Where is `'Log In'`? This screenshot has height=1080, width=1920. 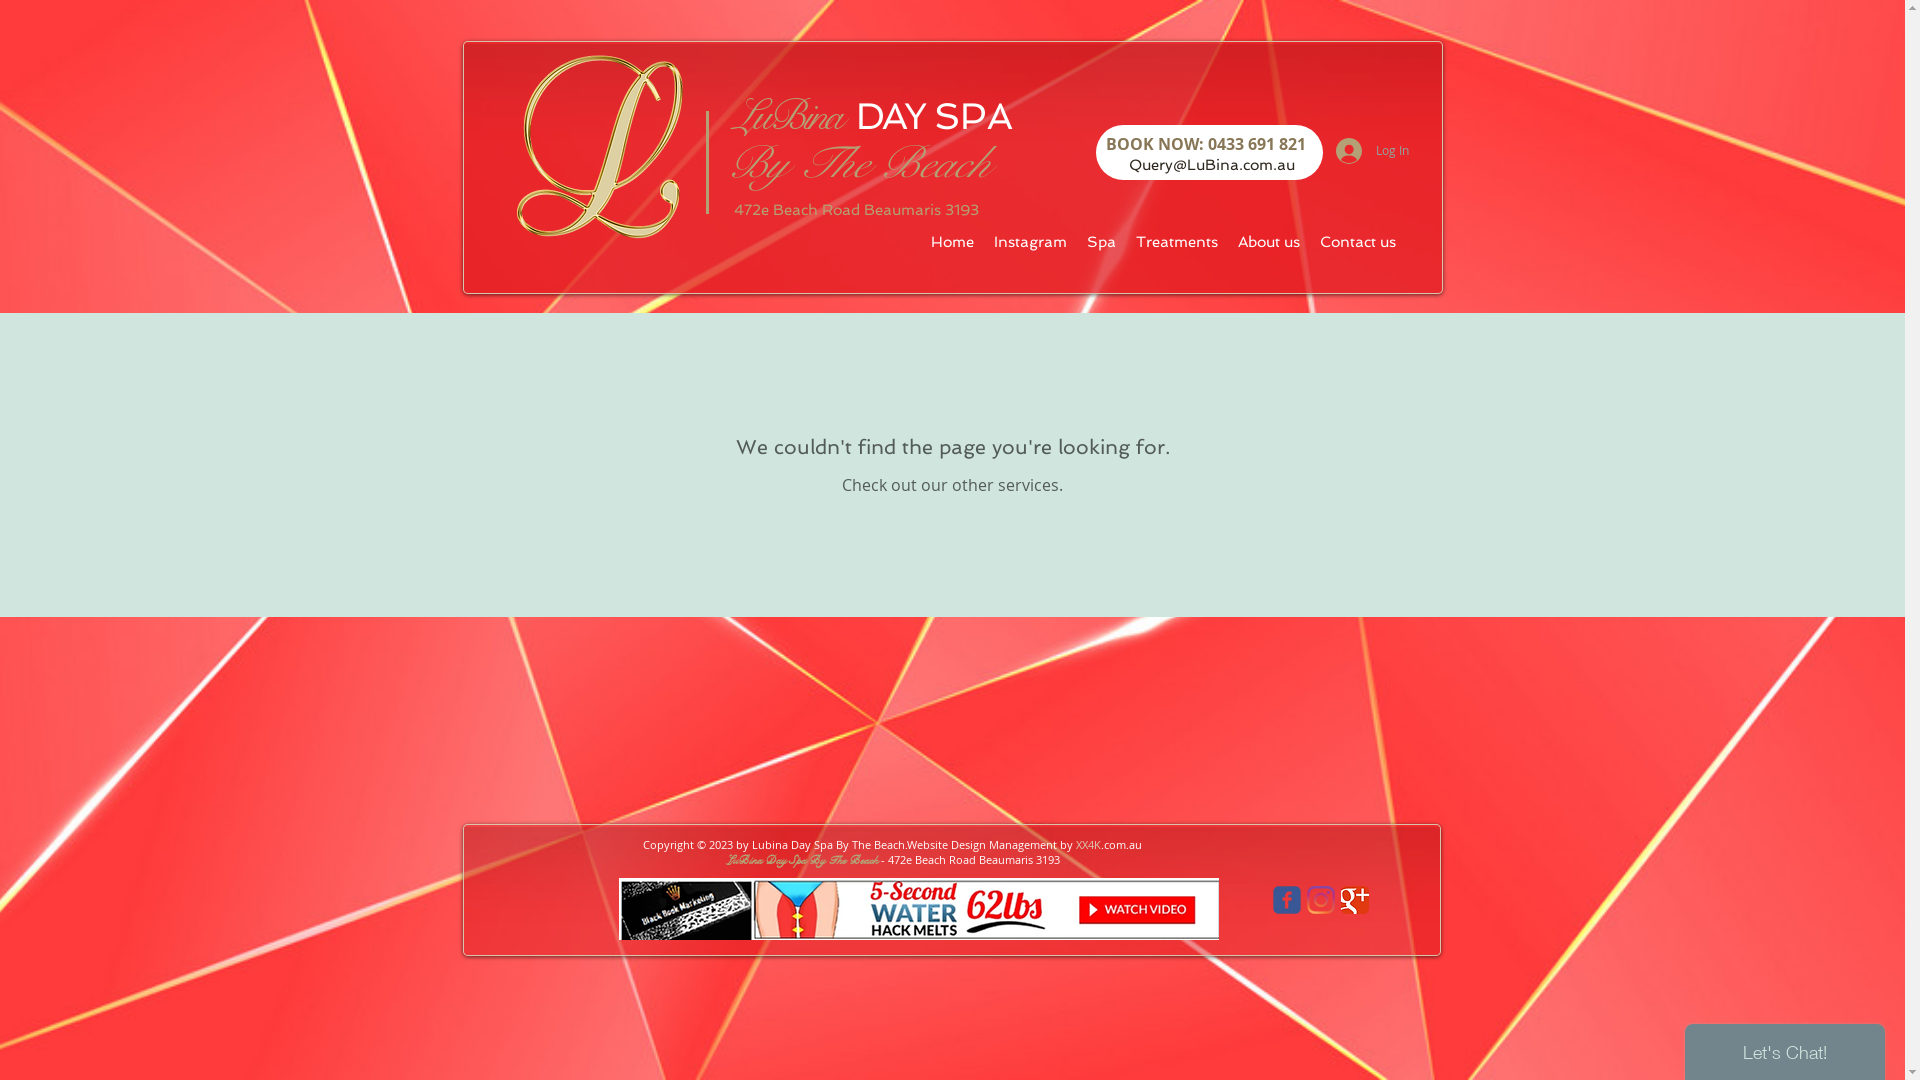 'Log In' is located at coordinates (1371, 149).